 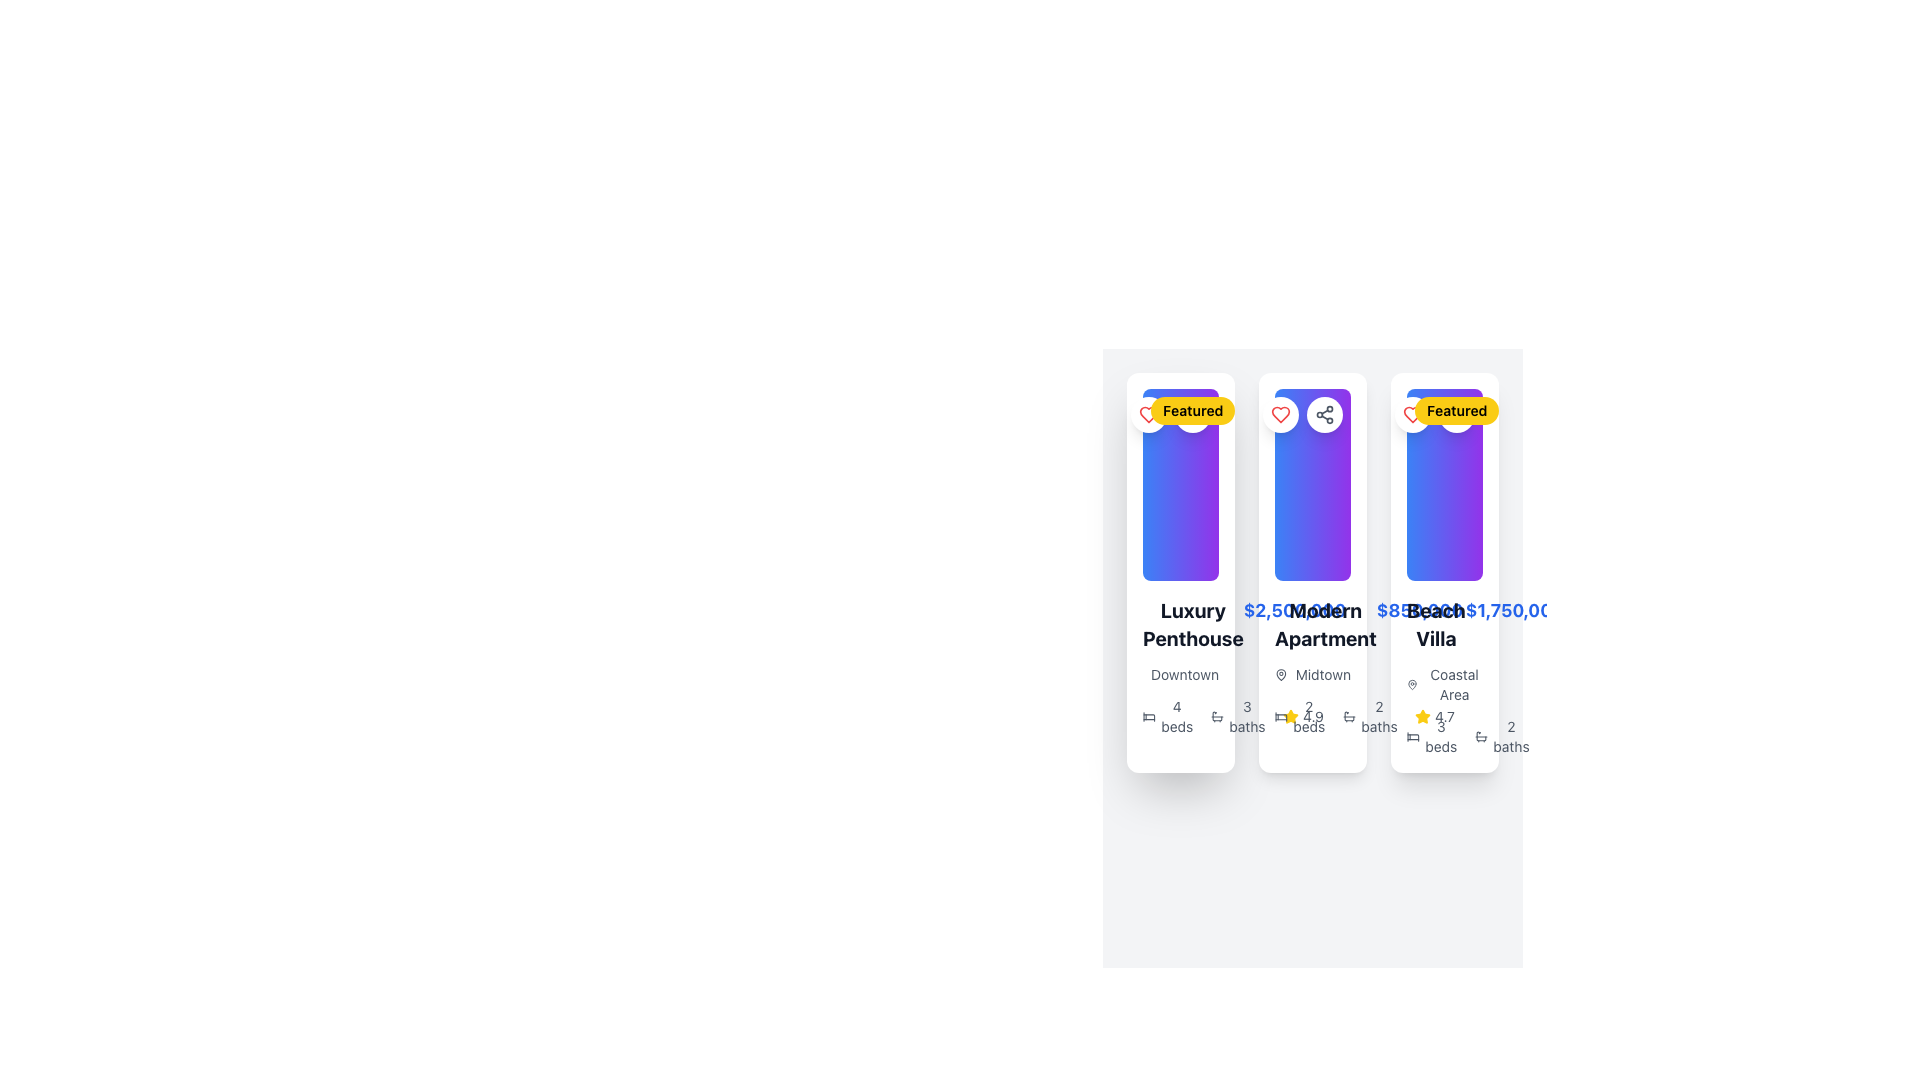 I want to click on the star rating icon located to the left of the text '4.7' in the rating information section, so click(x=1422, y=716).